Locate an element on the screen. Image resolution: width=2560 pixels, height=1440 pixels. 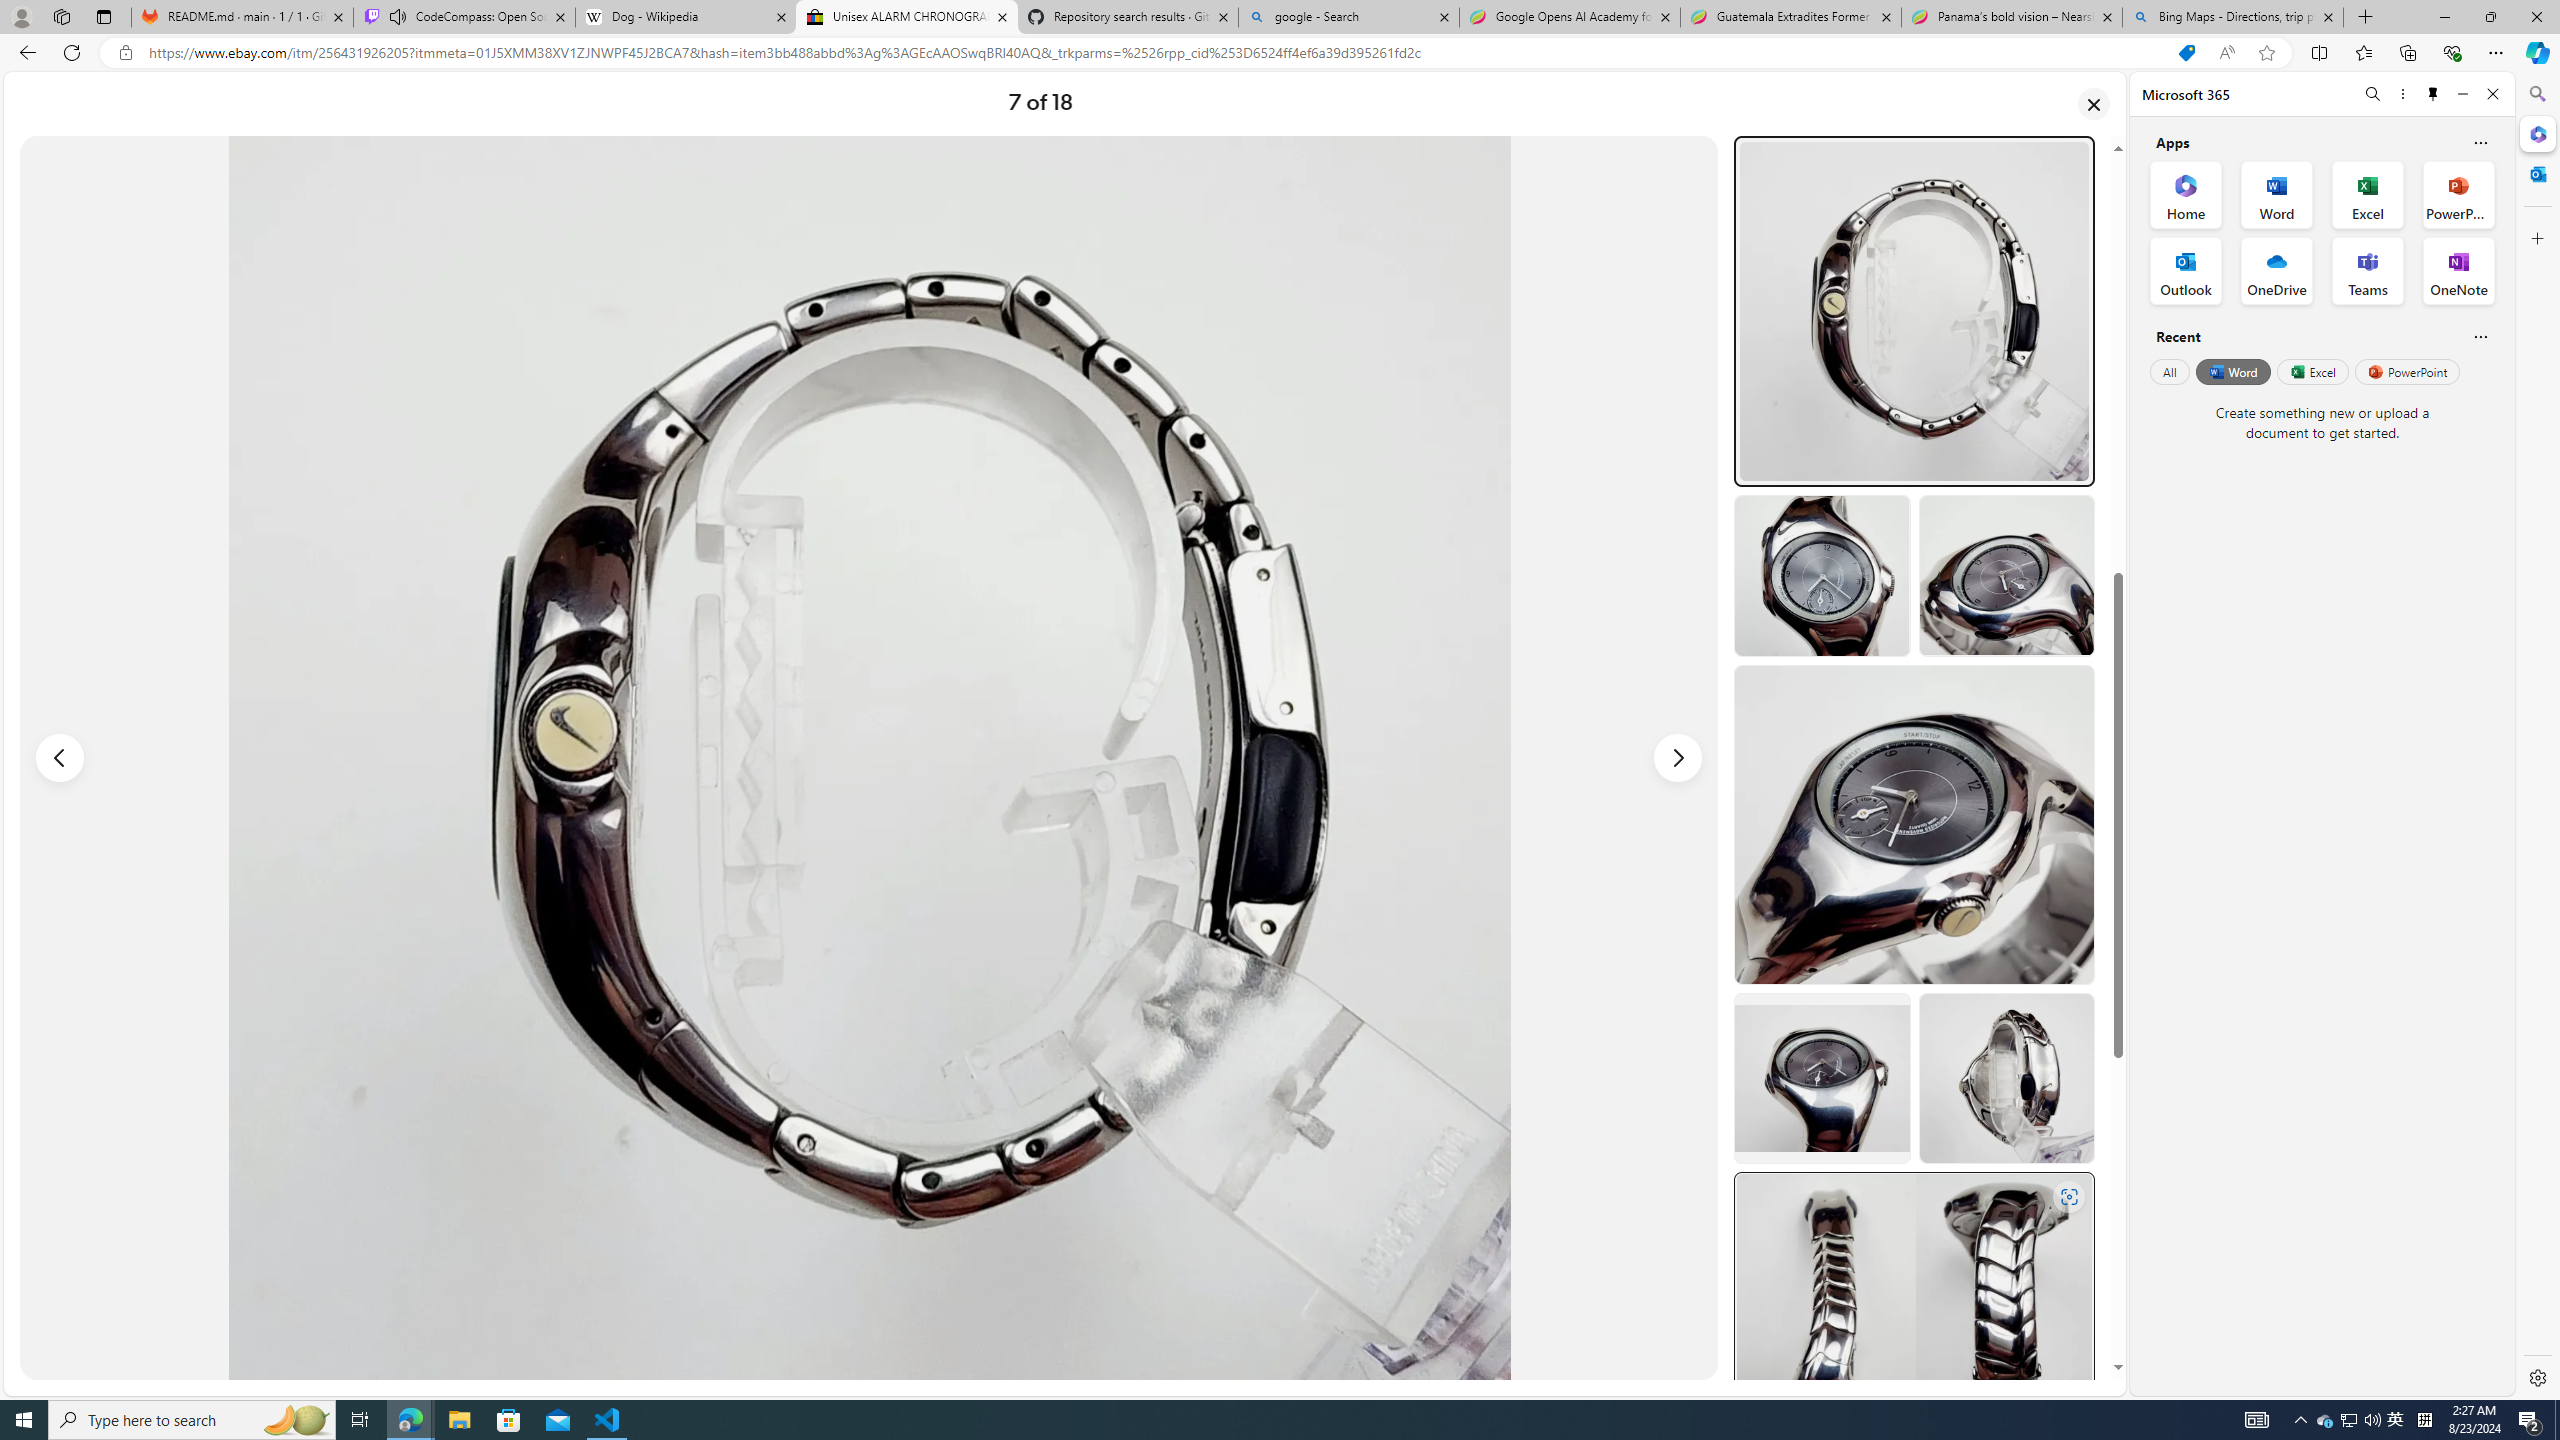
'Mute tab' is located at coordinates (398, 15).